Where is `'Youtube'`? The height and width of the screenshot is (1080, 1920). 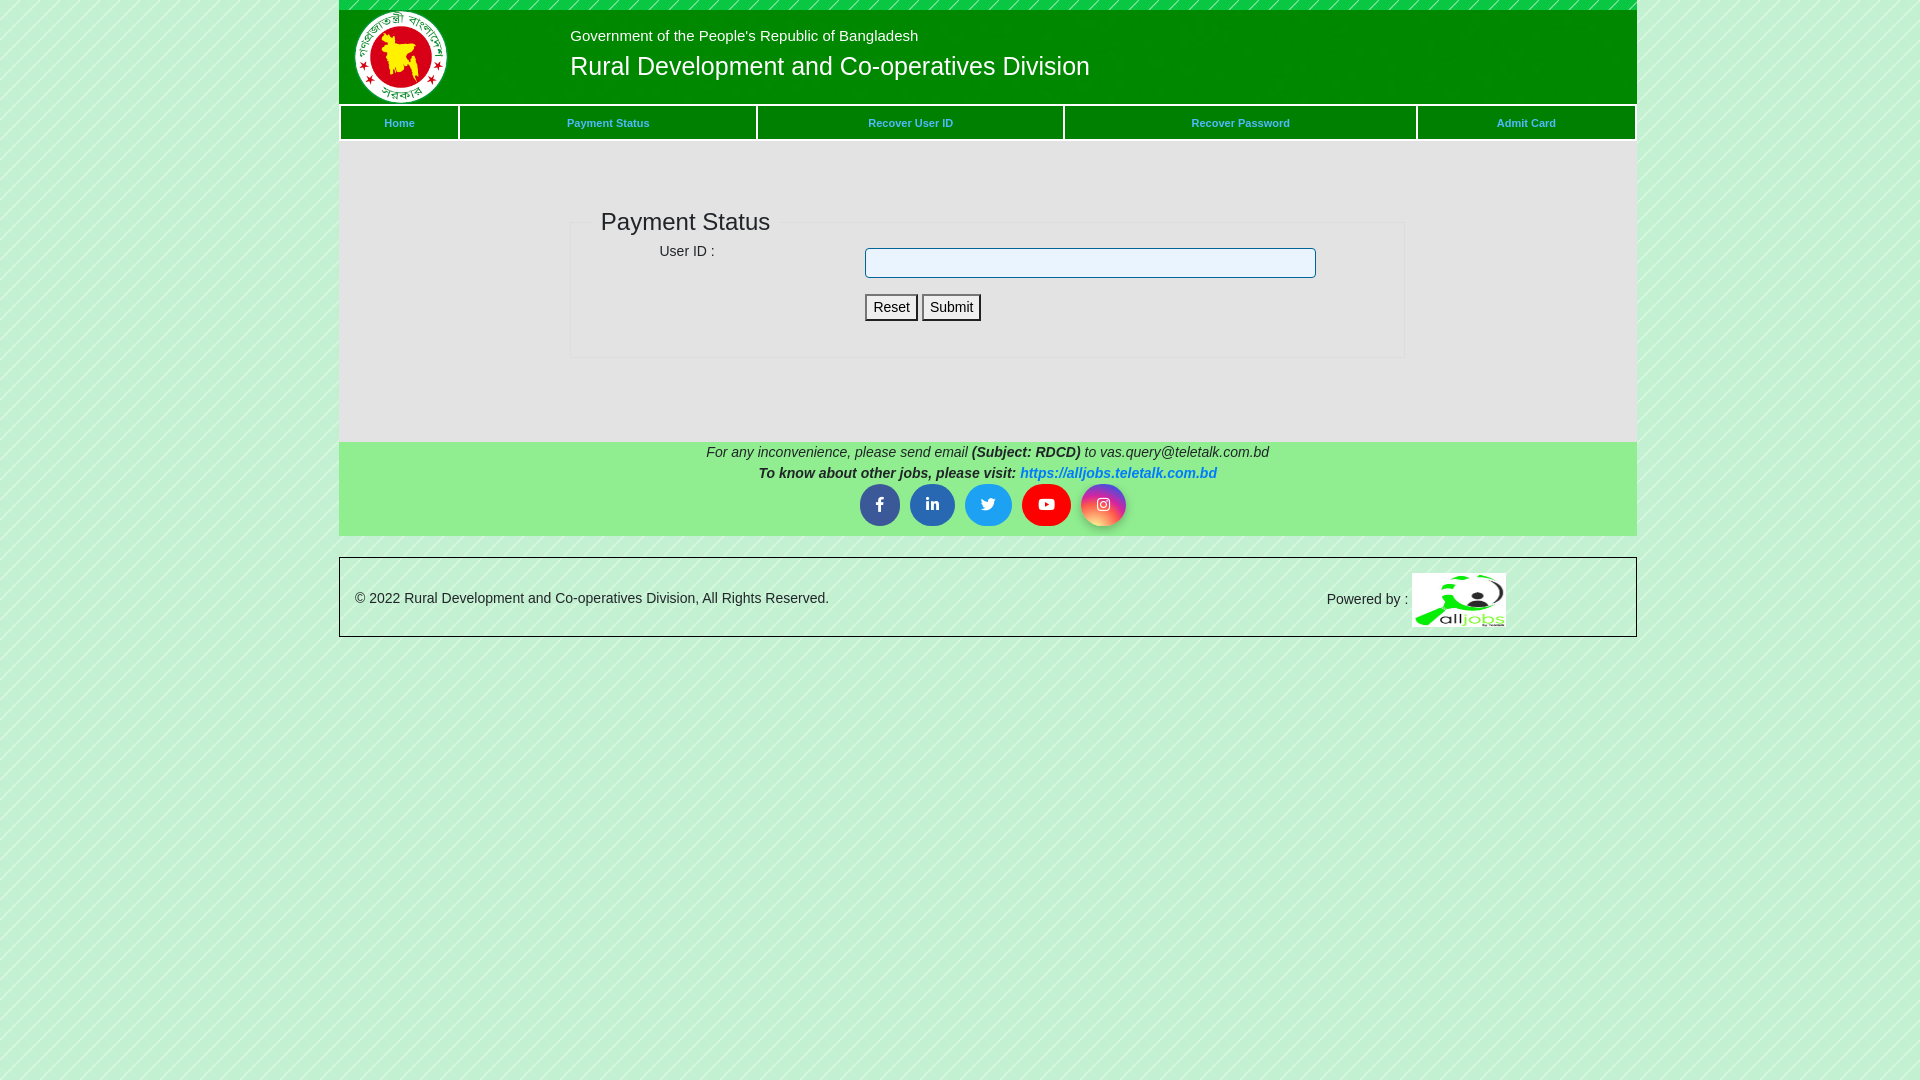 'Youtube' is located at coordinates (1045, 504).